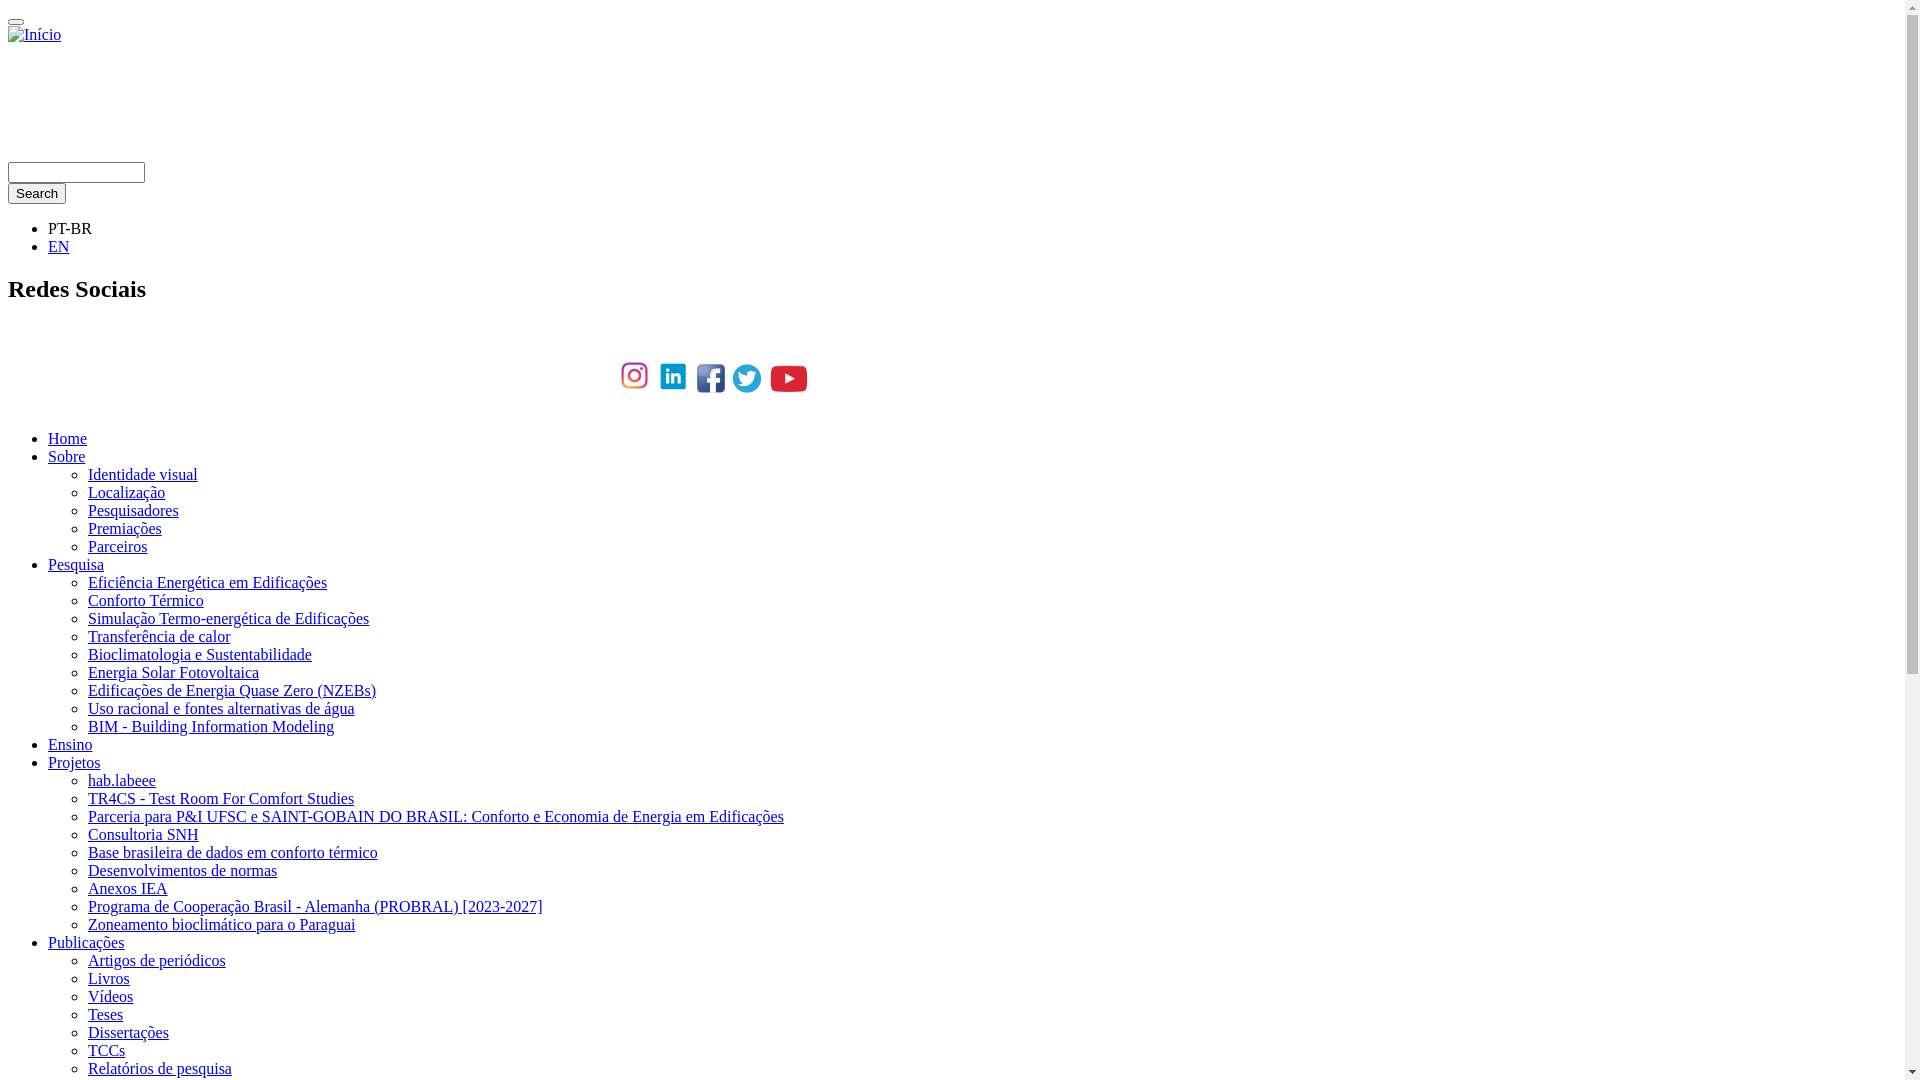  I want to click on 'Ensino', so click(70, 744).